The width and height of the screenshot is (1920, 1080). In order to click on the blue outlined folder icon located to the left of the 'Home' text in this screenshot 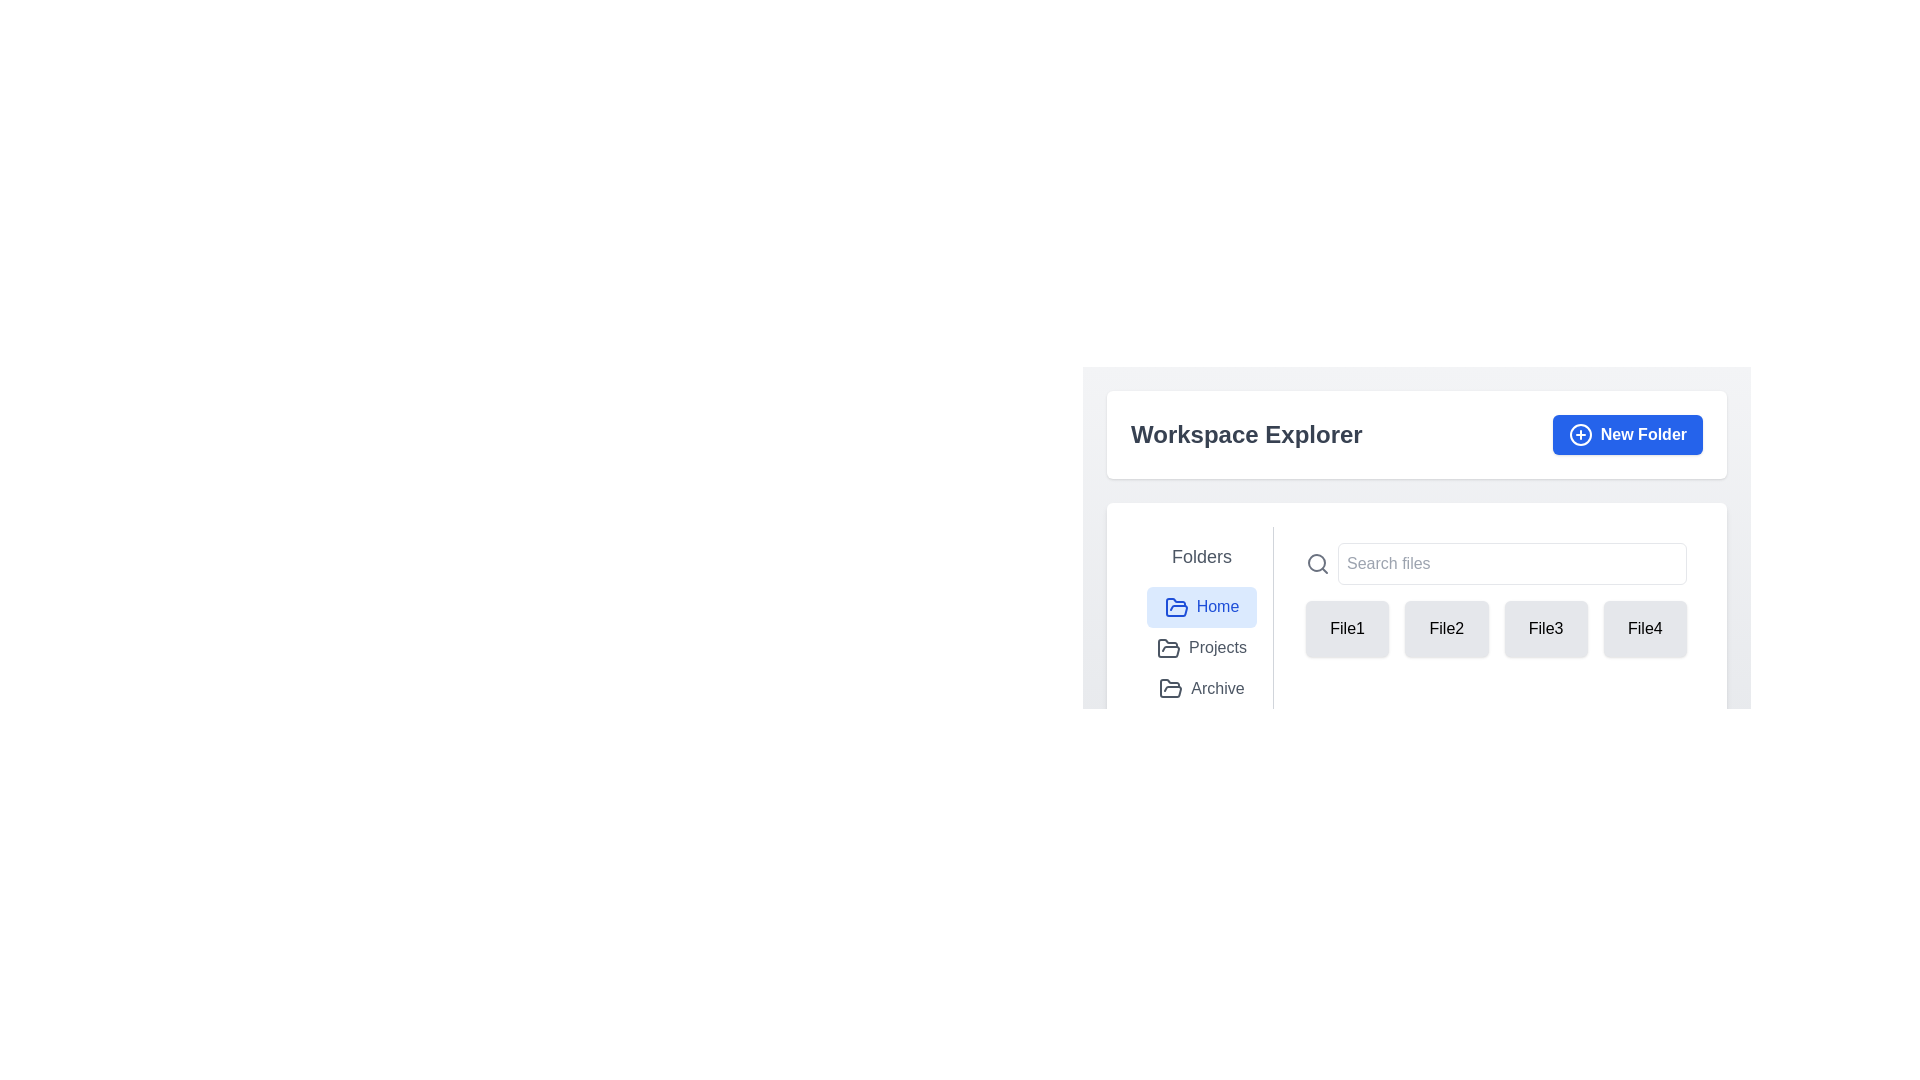, I will do `click(1176, 606)`.